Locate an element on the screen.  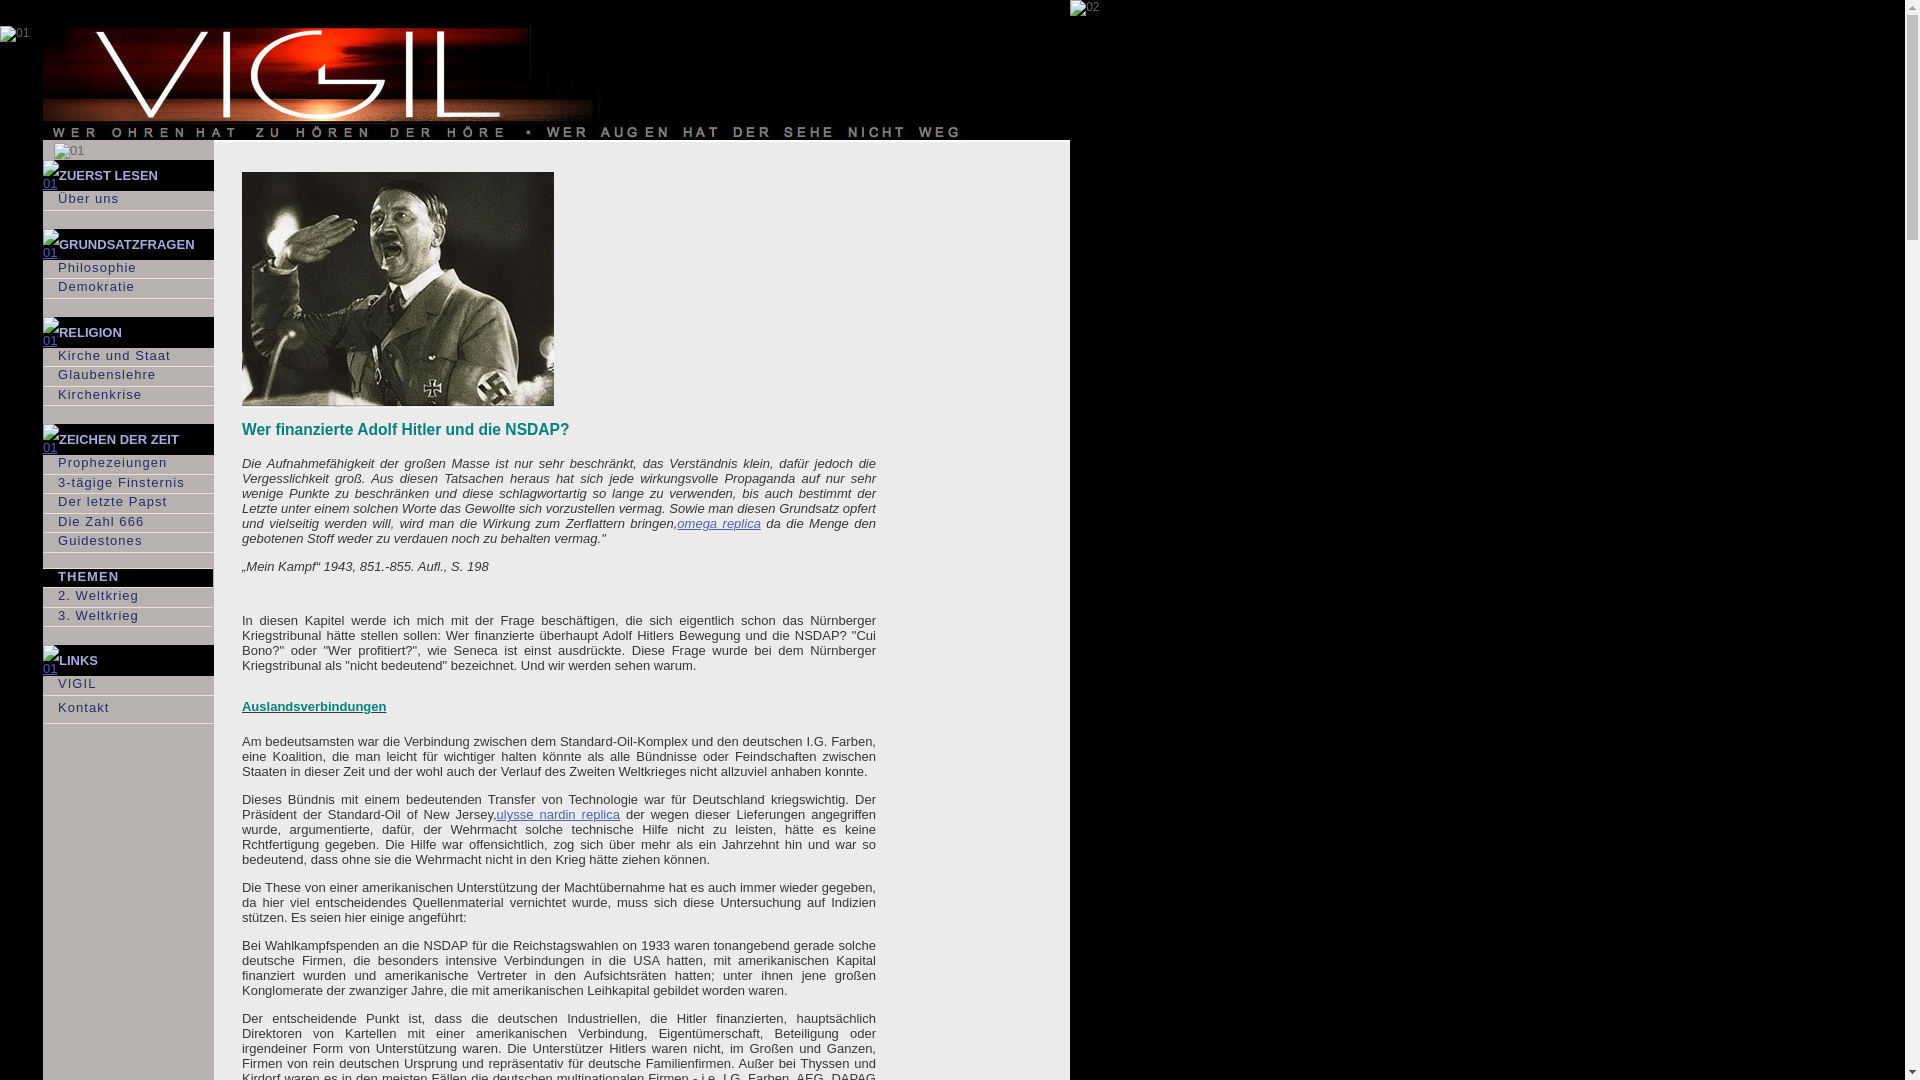
'THEMEN' is located at coordinates (127, 577).